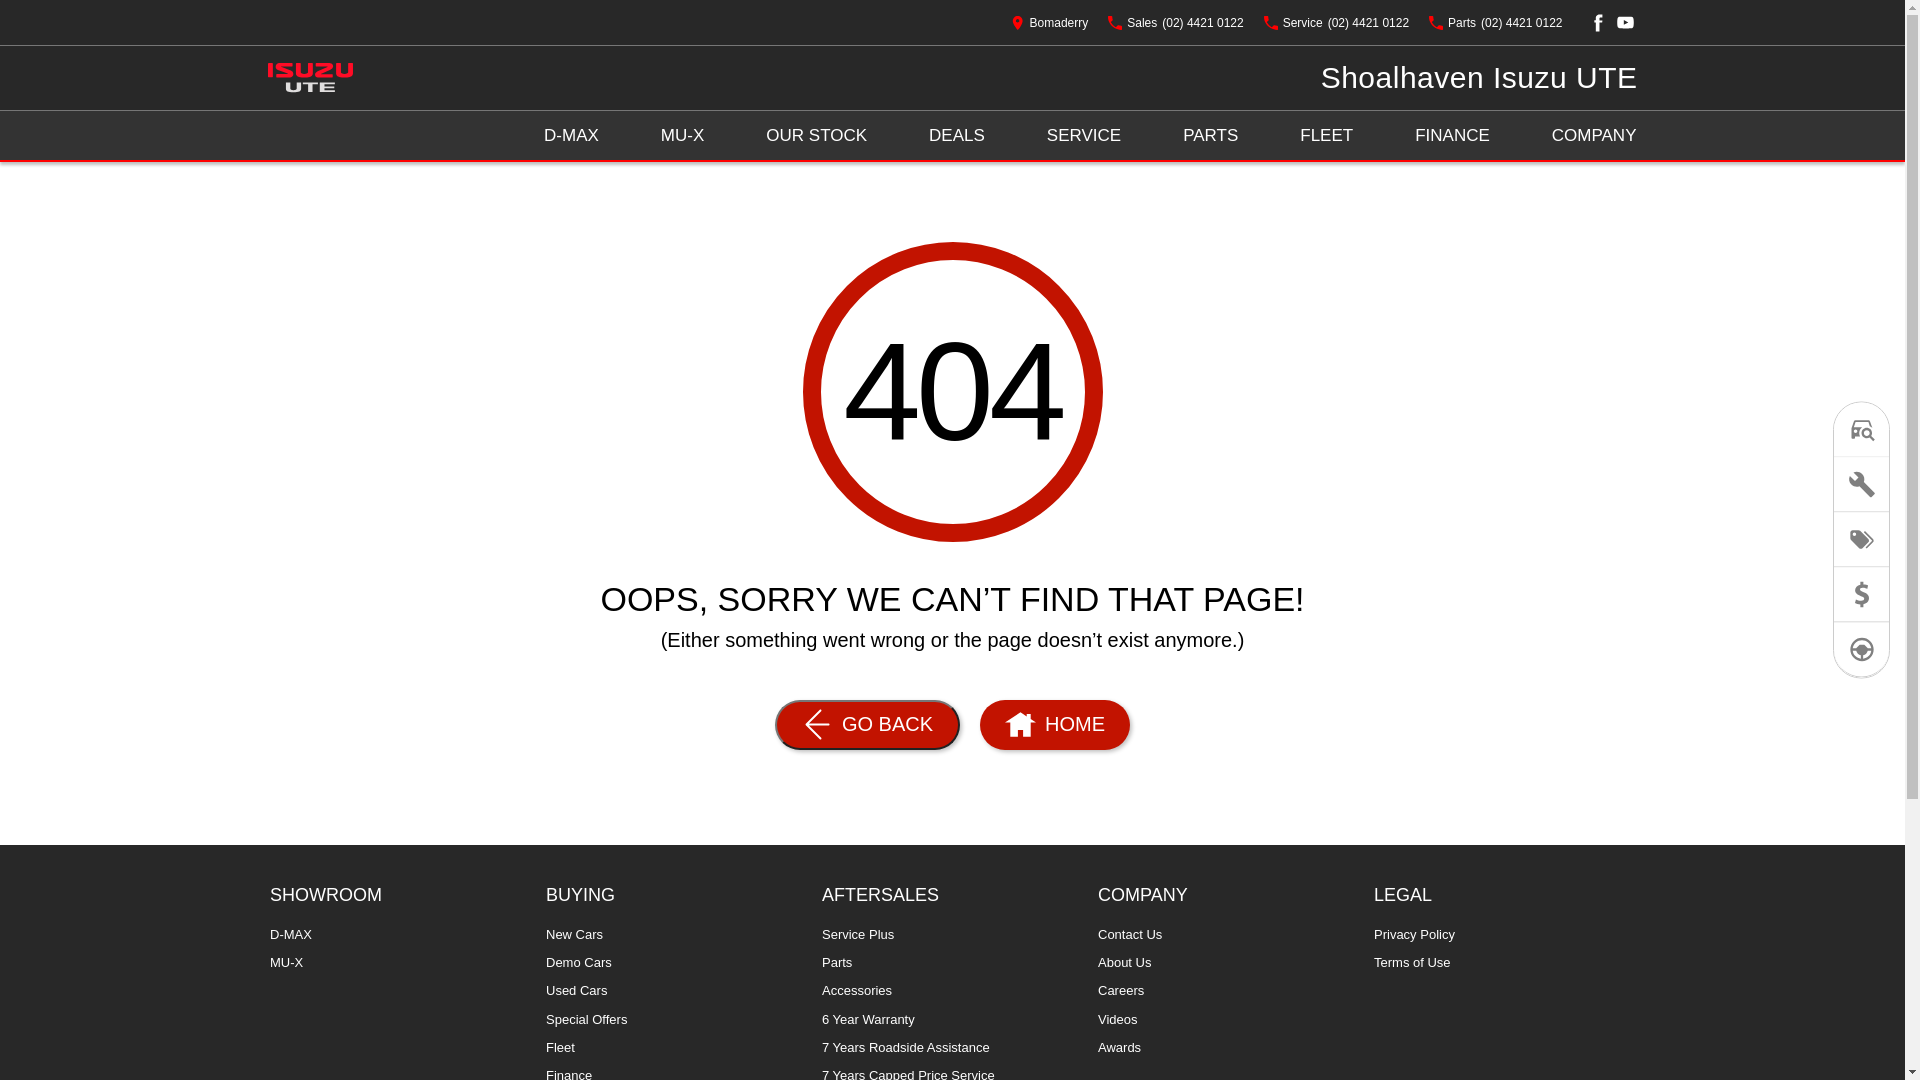  Describe the element at coordinates (821, 1052) in the screenshot. I see `'7 Years Roadside Assistance'` at that location.